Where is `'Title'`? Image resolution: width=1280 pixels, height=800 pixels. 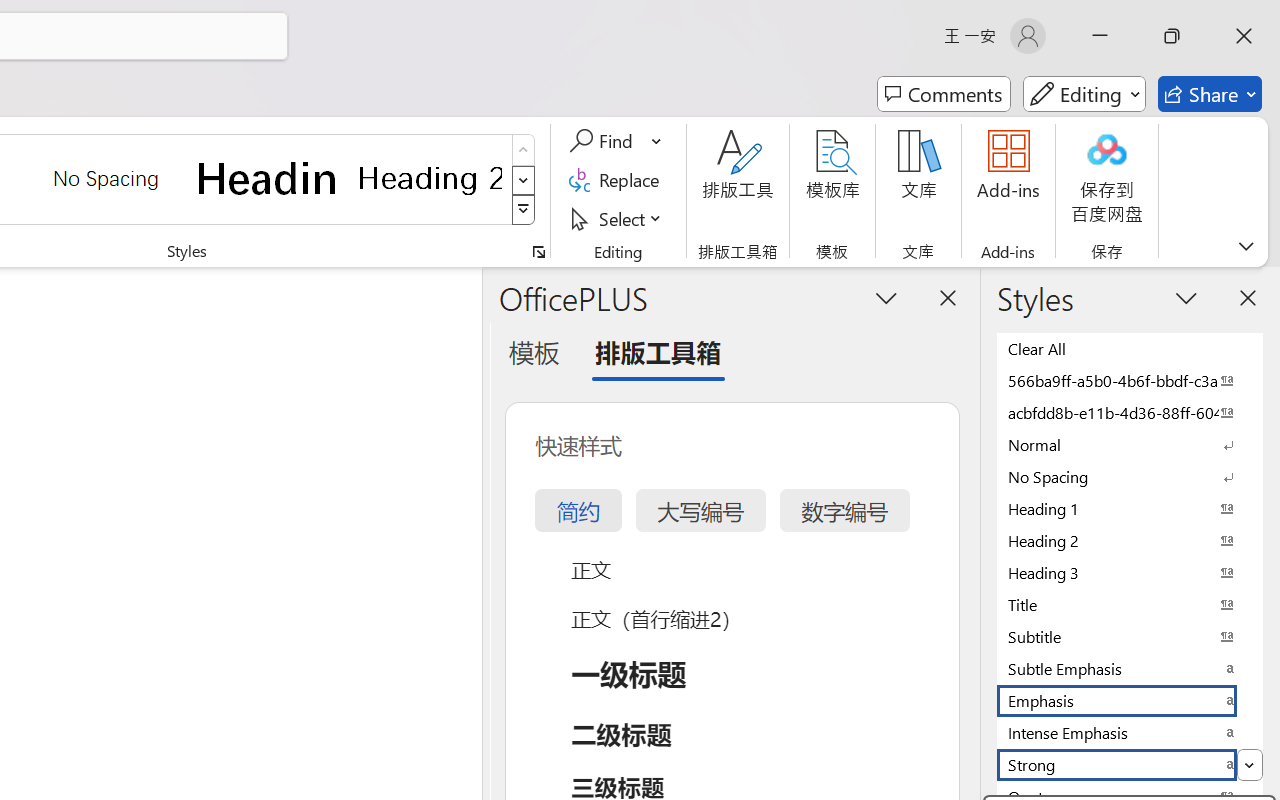
'Title' is located at coordinates (1130, 604).